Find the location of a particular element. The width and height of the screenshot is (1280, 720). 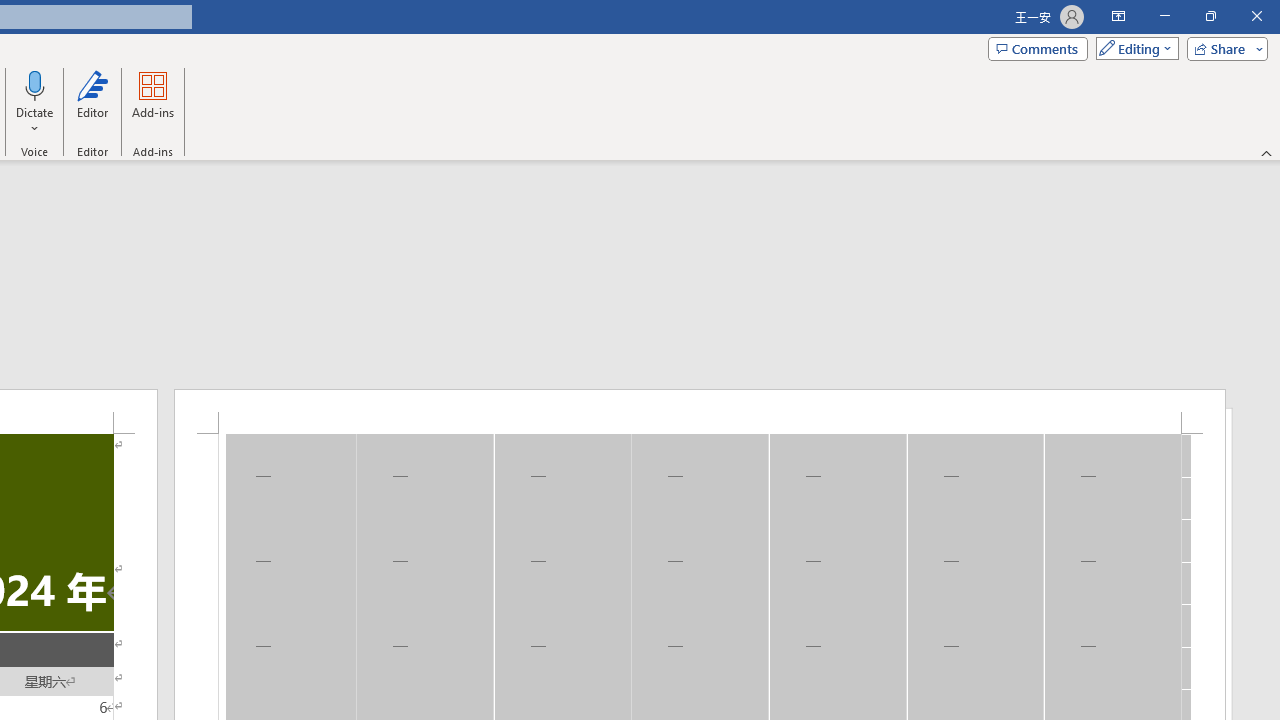

'Share' is located at coordinates (1222, 47).